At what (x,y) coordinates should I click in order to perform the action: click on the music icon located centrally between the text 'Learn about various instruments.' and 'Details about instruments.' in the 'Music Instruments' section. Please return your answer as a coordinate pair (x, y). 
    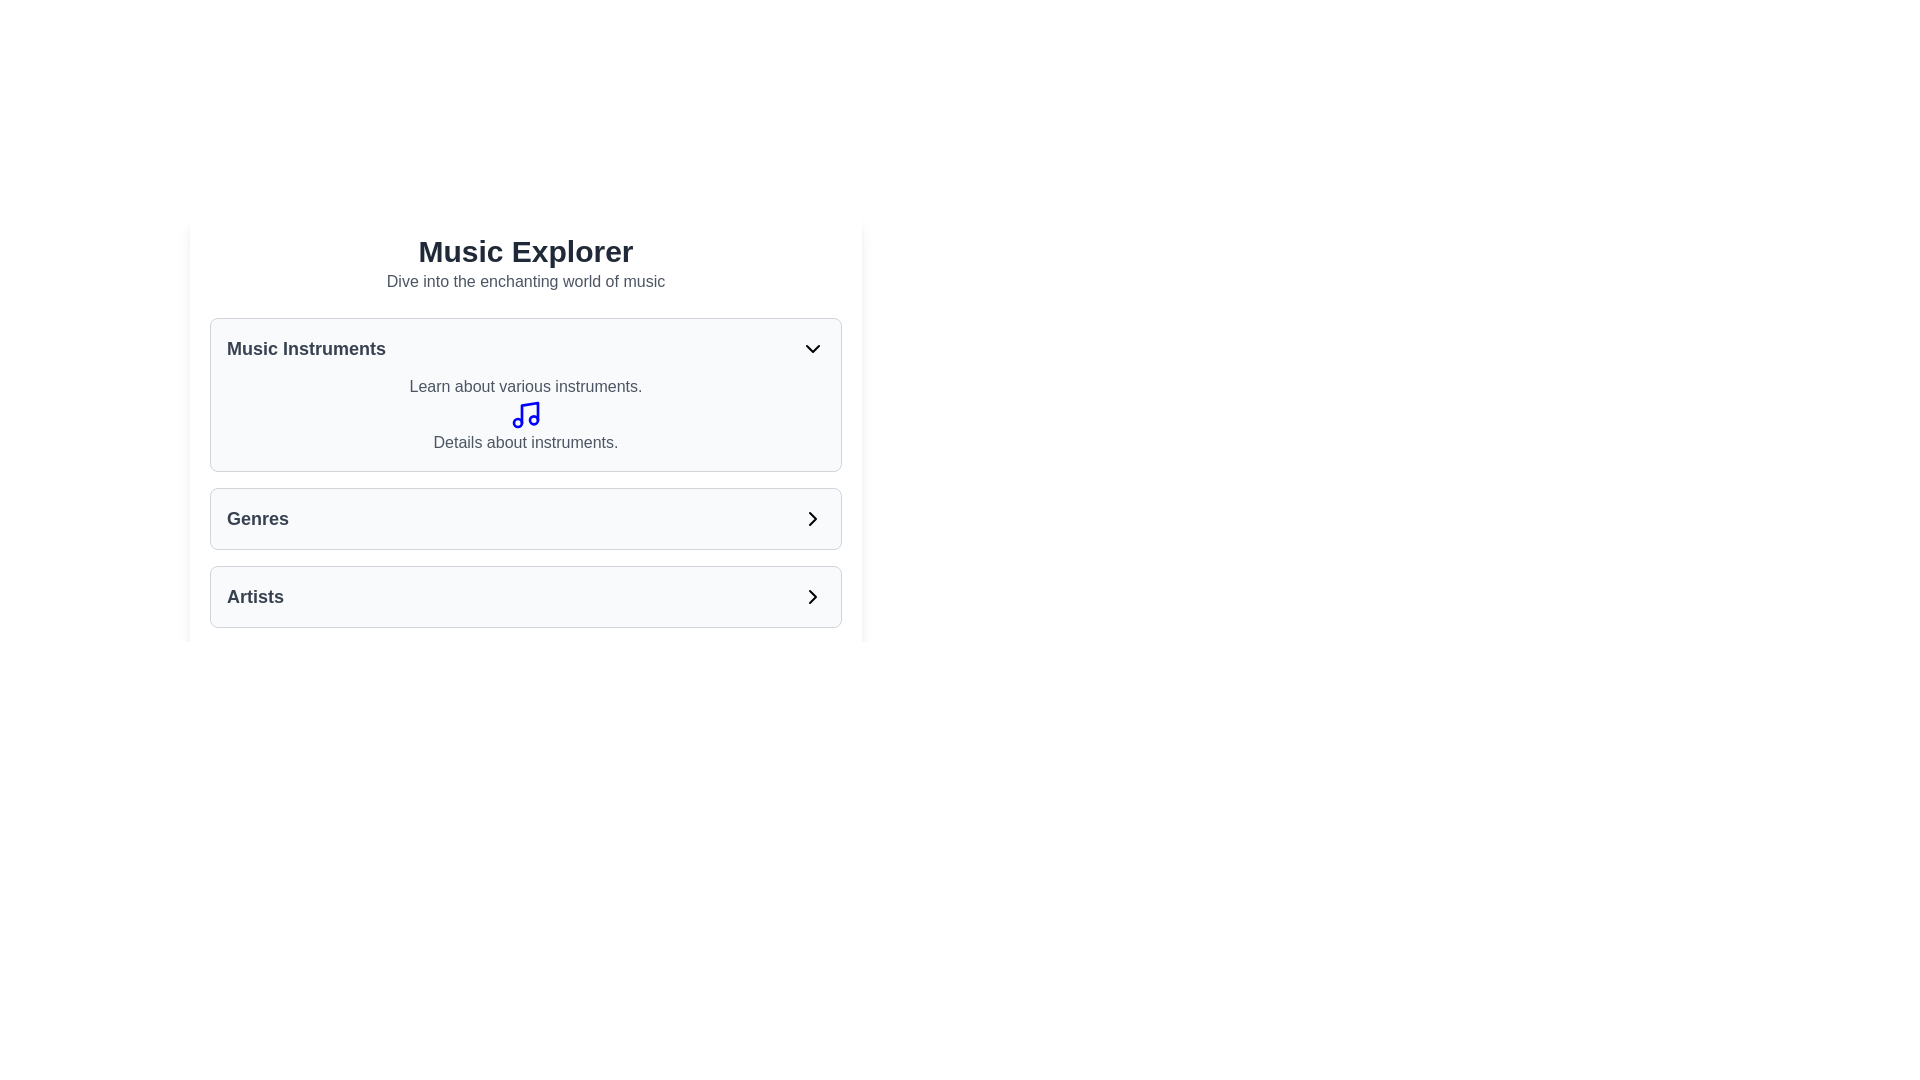
    Looking at the image, I should click on (526, 414).